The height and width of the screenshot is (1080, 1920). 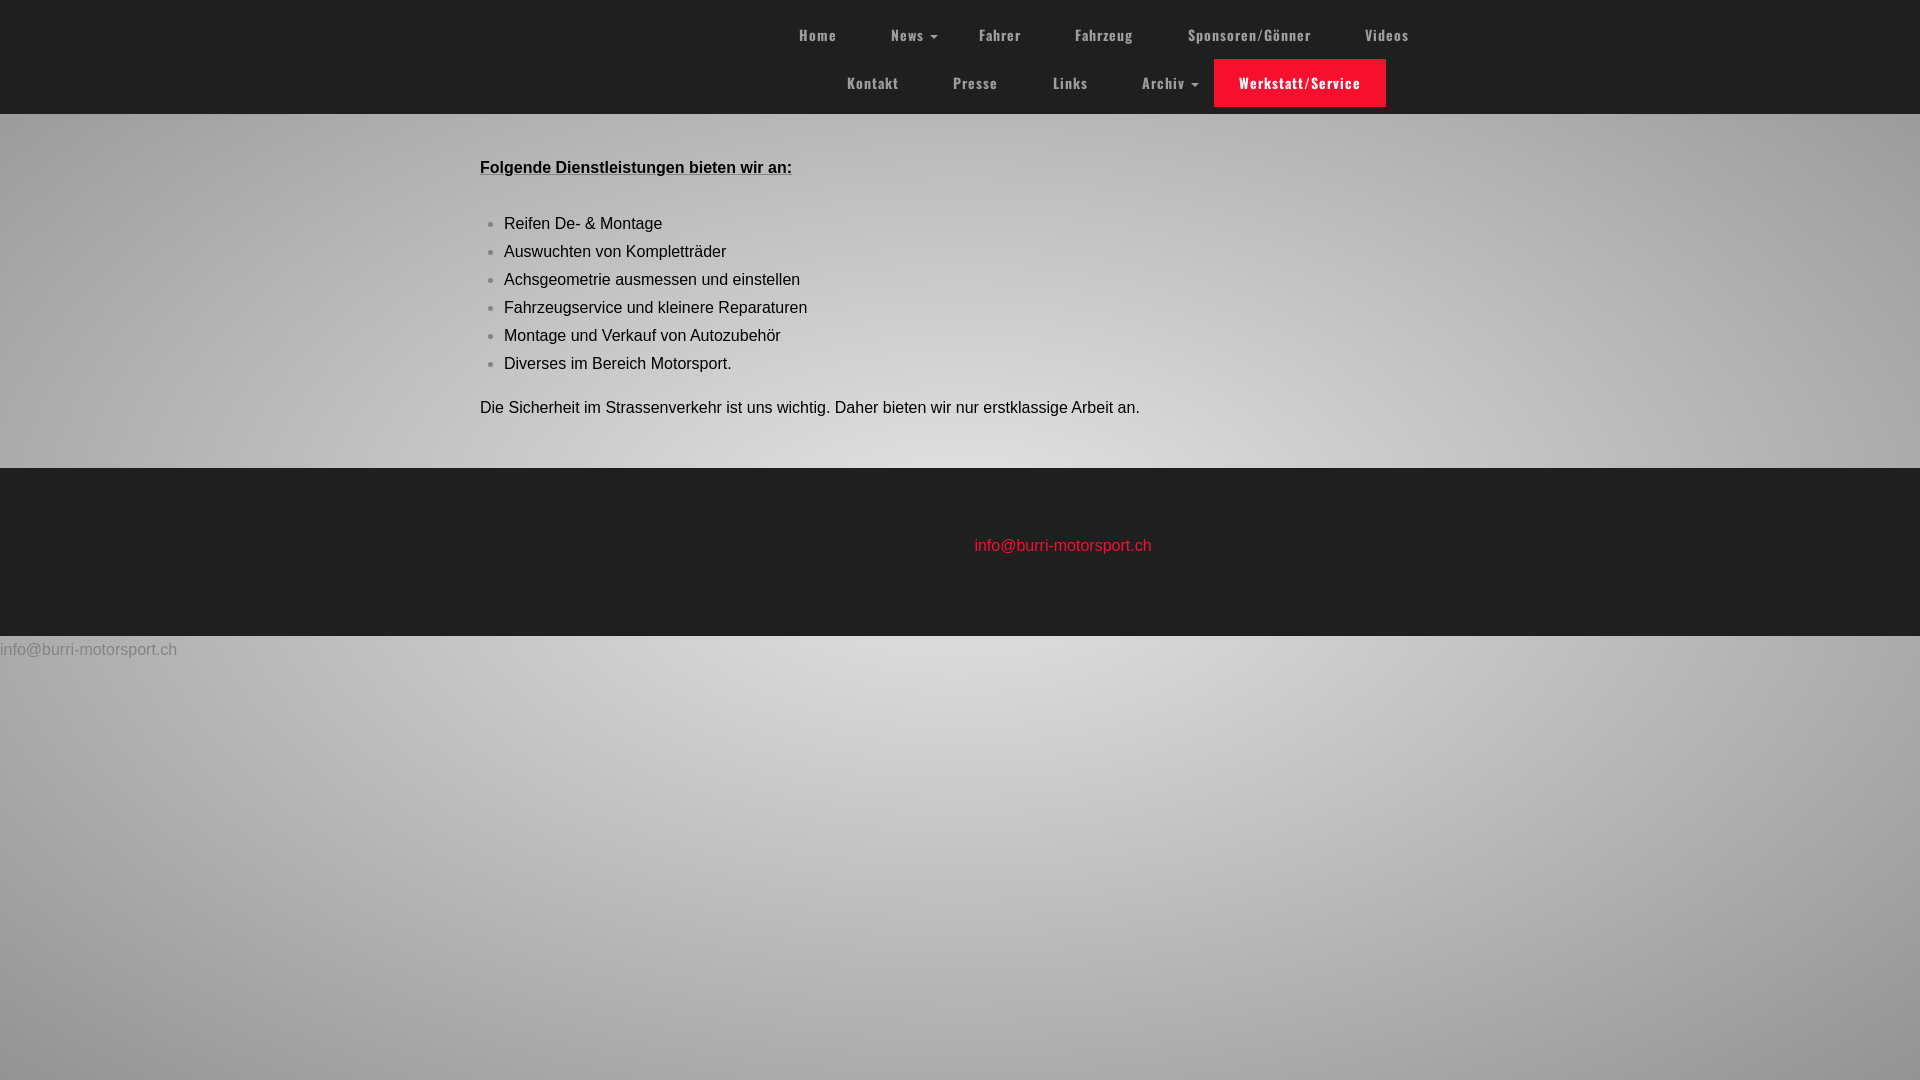 I want to click on 'Home', so click(x=817, y=34).